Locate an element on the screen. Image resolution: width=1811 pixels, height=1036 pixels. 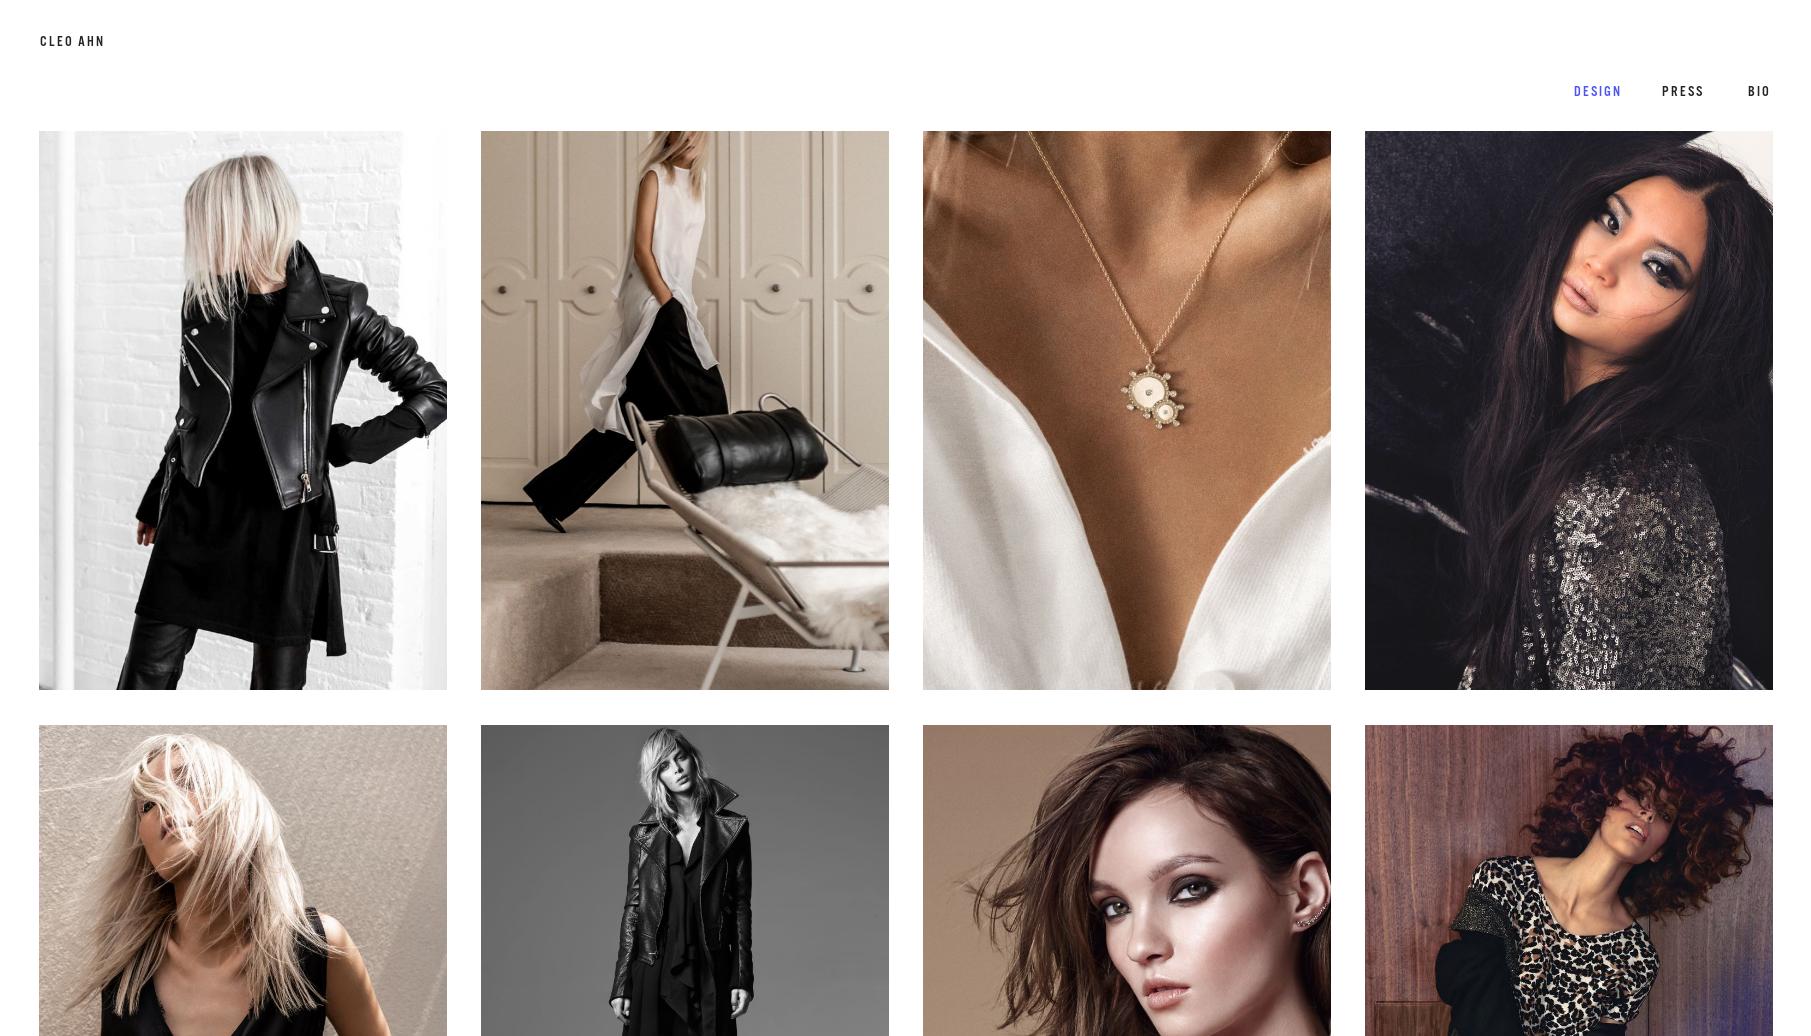
'18K Gold and Diamonds' is located at coordinates (1040, 450).